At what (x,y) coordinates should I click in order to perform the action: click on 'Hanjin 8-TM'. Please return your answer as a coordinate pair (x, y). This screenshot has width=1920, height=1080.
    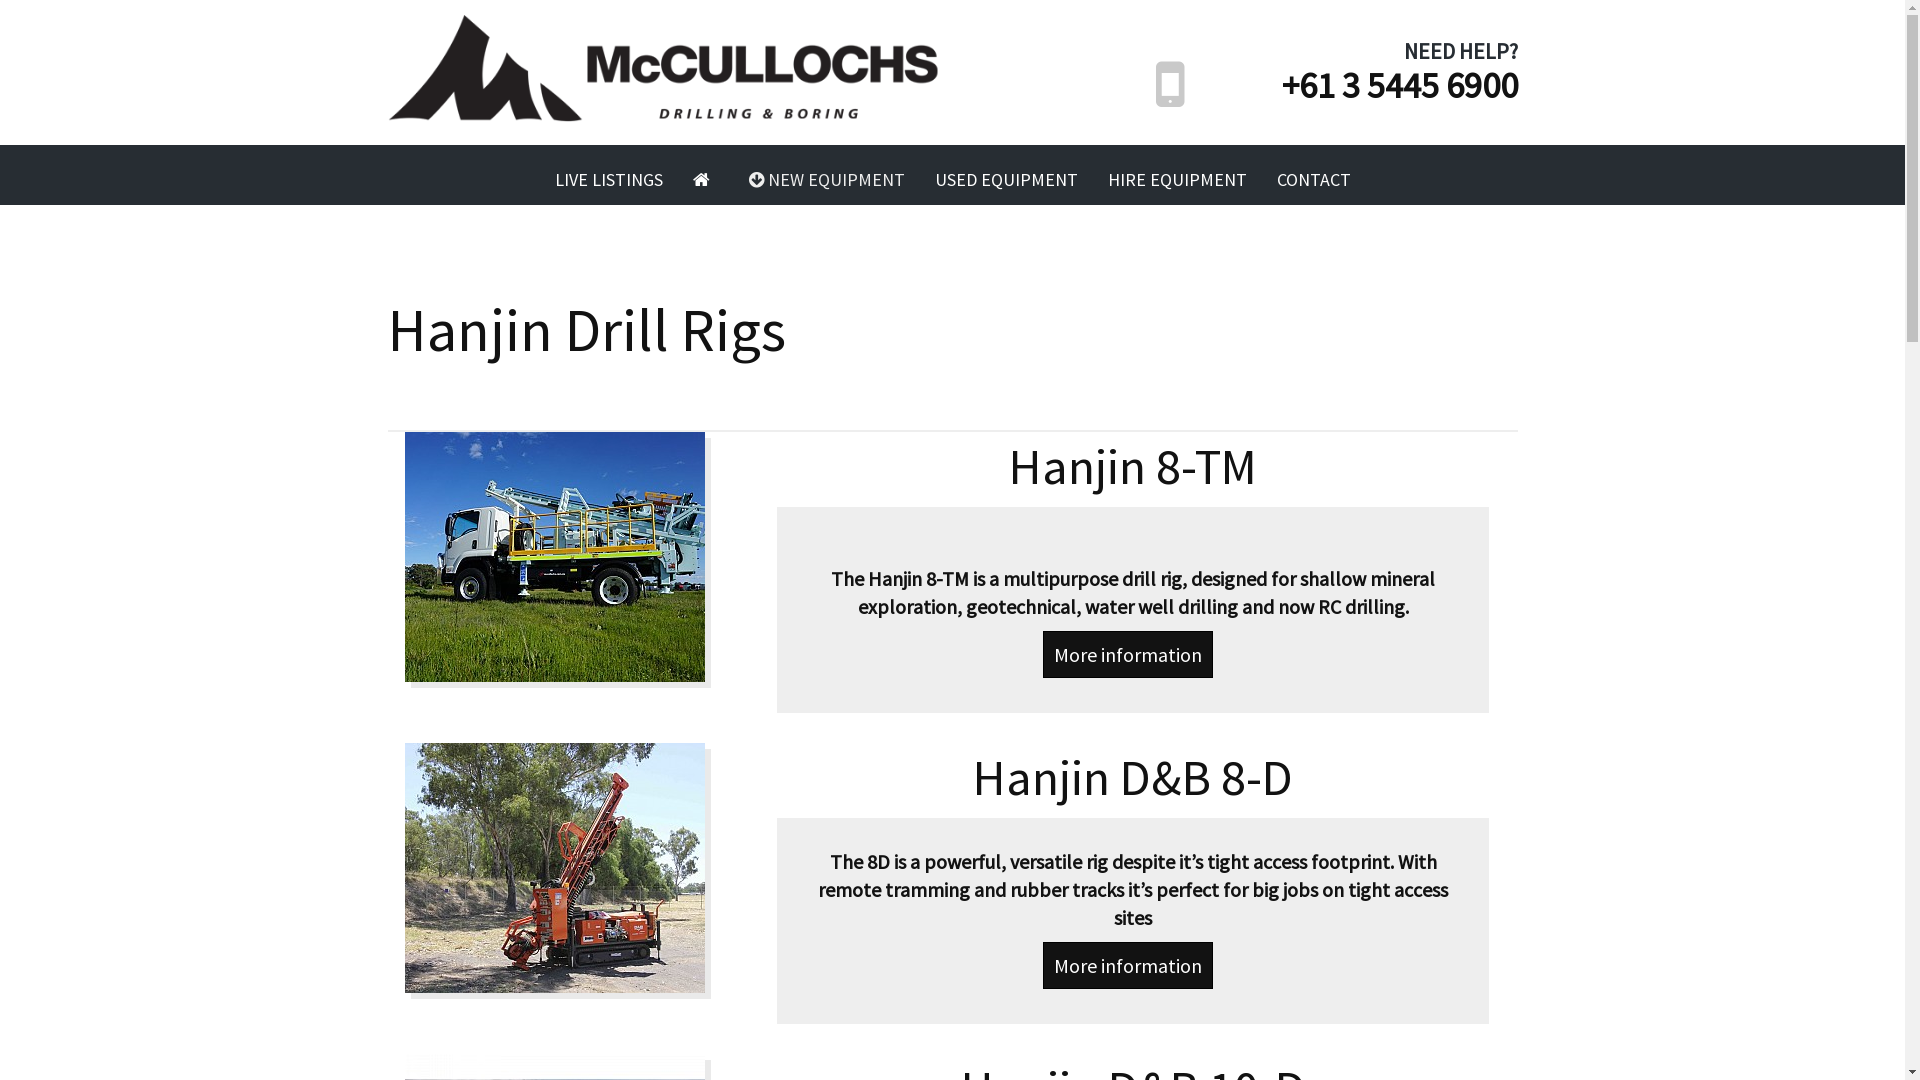
    Looking at the image, I should click on (573, 556).